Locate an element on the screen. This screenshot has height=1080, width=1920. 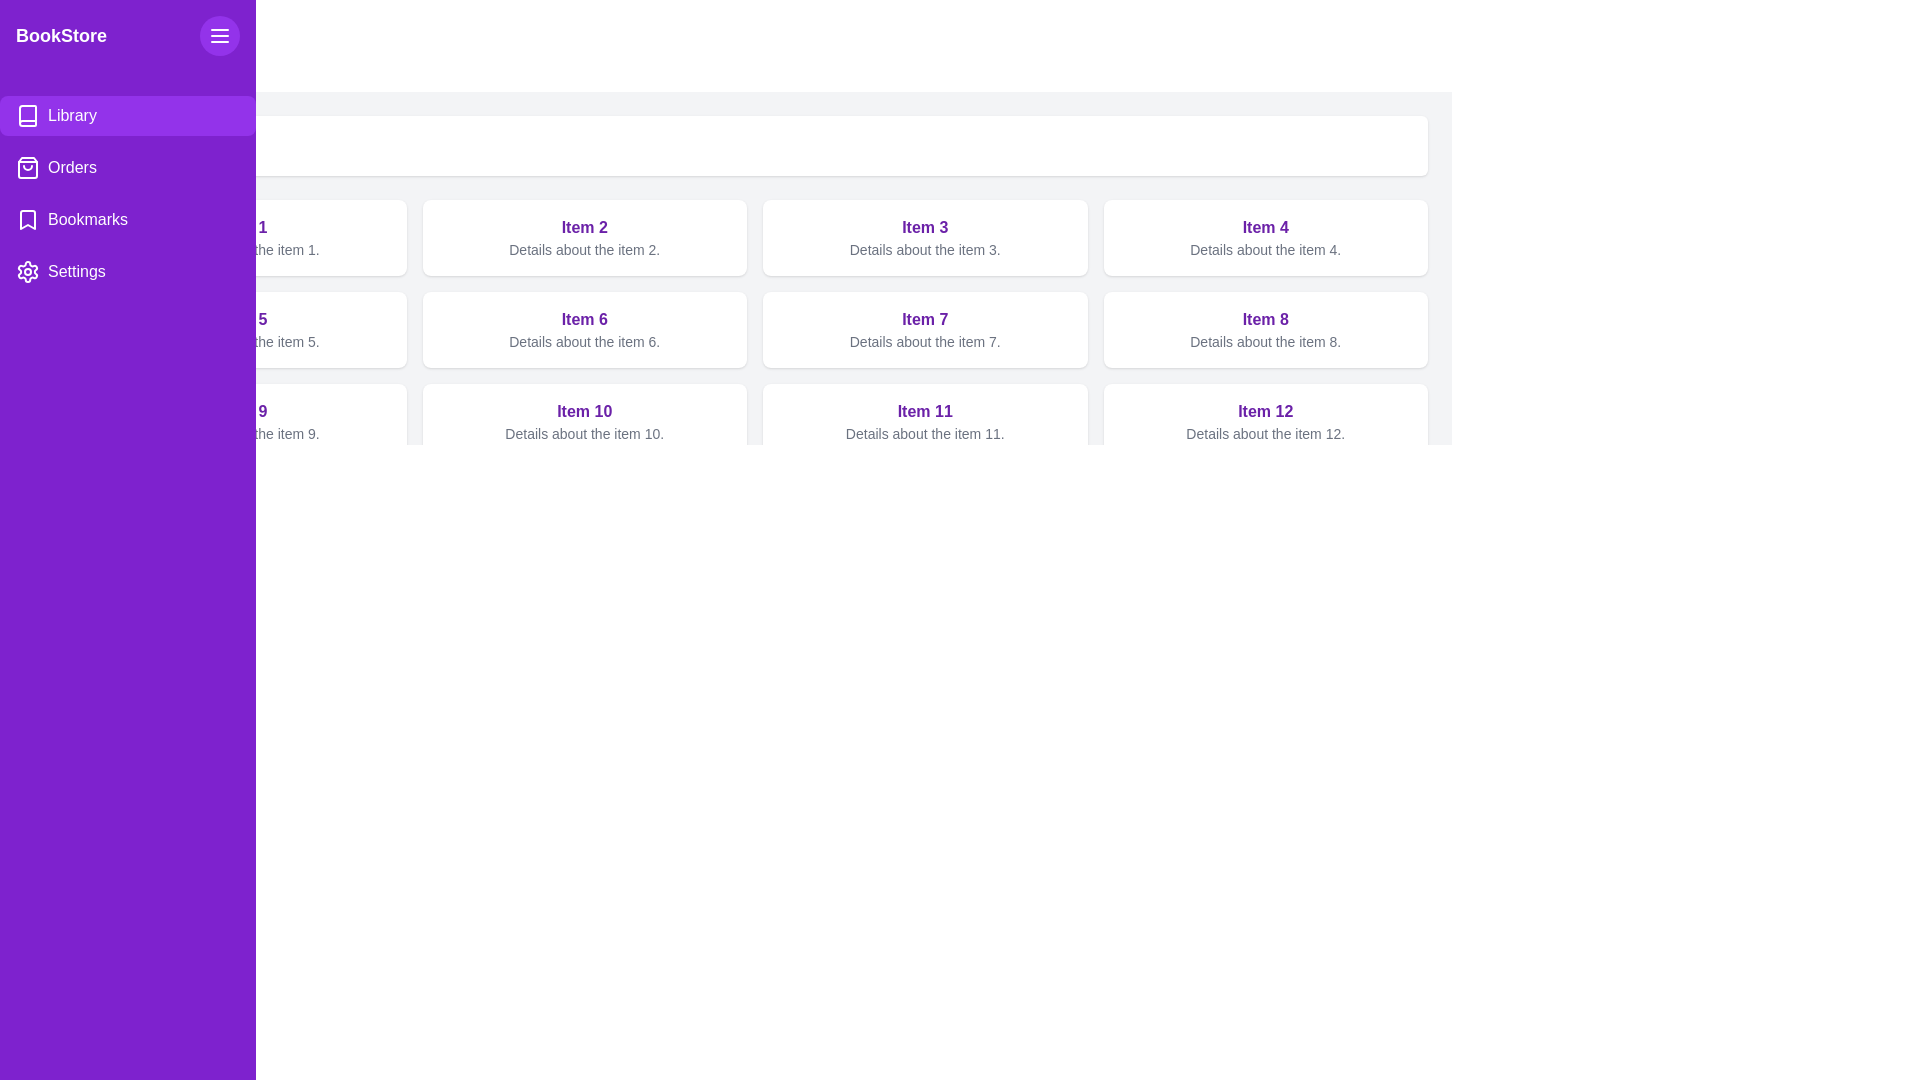
the descriptive text for 'Item 8', which is located directly below its title in the second row, fourth column of the grid layout is located at coordinates (1264, 341).